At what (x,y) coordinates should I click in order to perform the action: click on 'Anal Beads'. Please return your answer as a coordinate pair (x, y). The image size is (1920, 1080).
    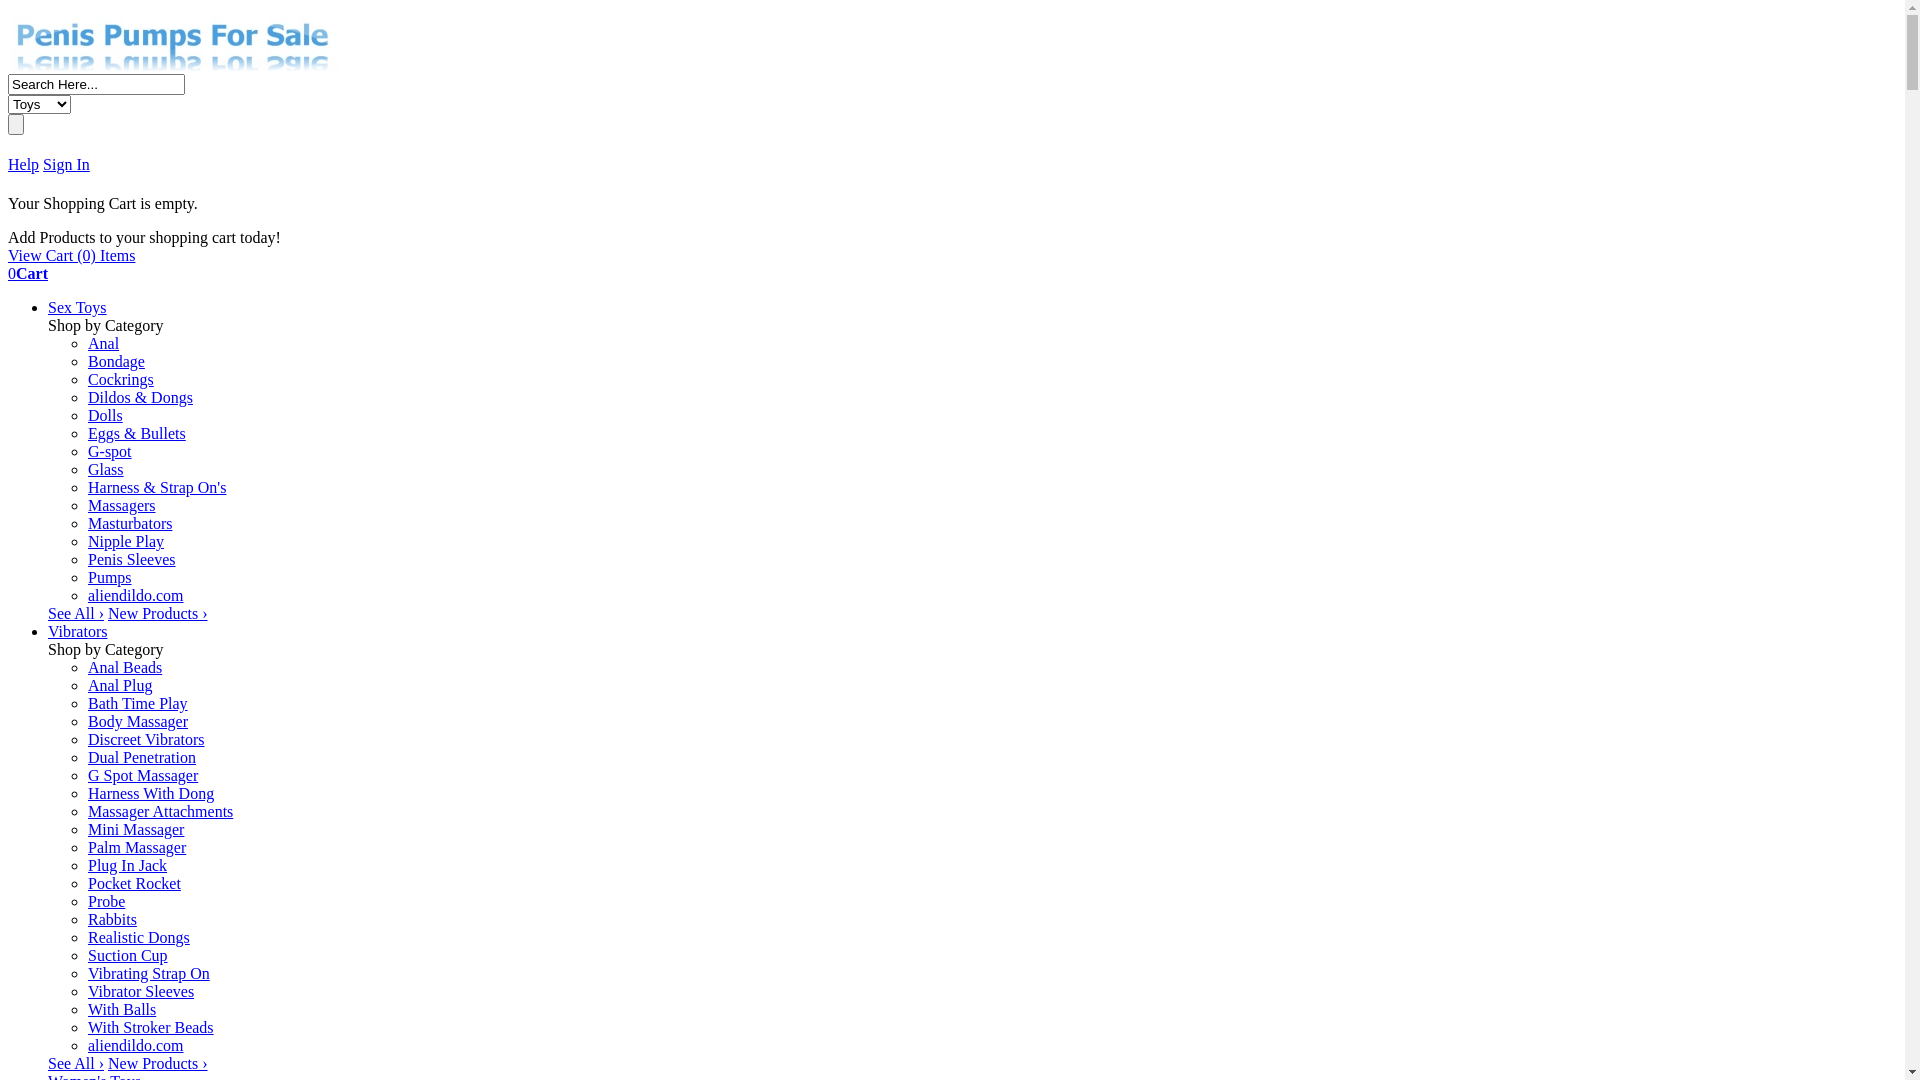
    Looking at the image, I should click on (123, 667).